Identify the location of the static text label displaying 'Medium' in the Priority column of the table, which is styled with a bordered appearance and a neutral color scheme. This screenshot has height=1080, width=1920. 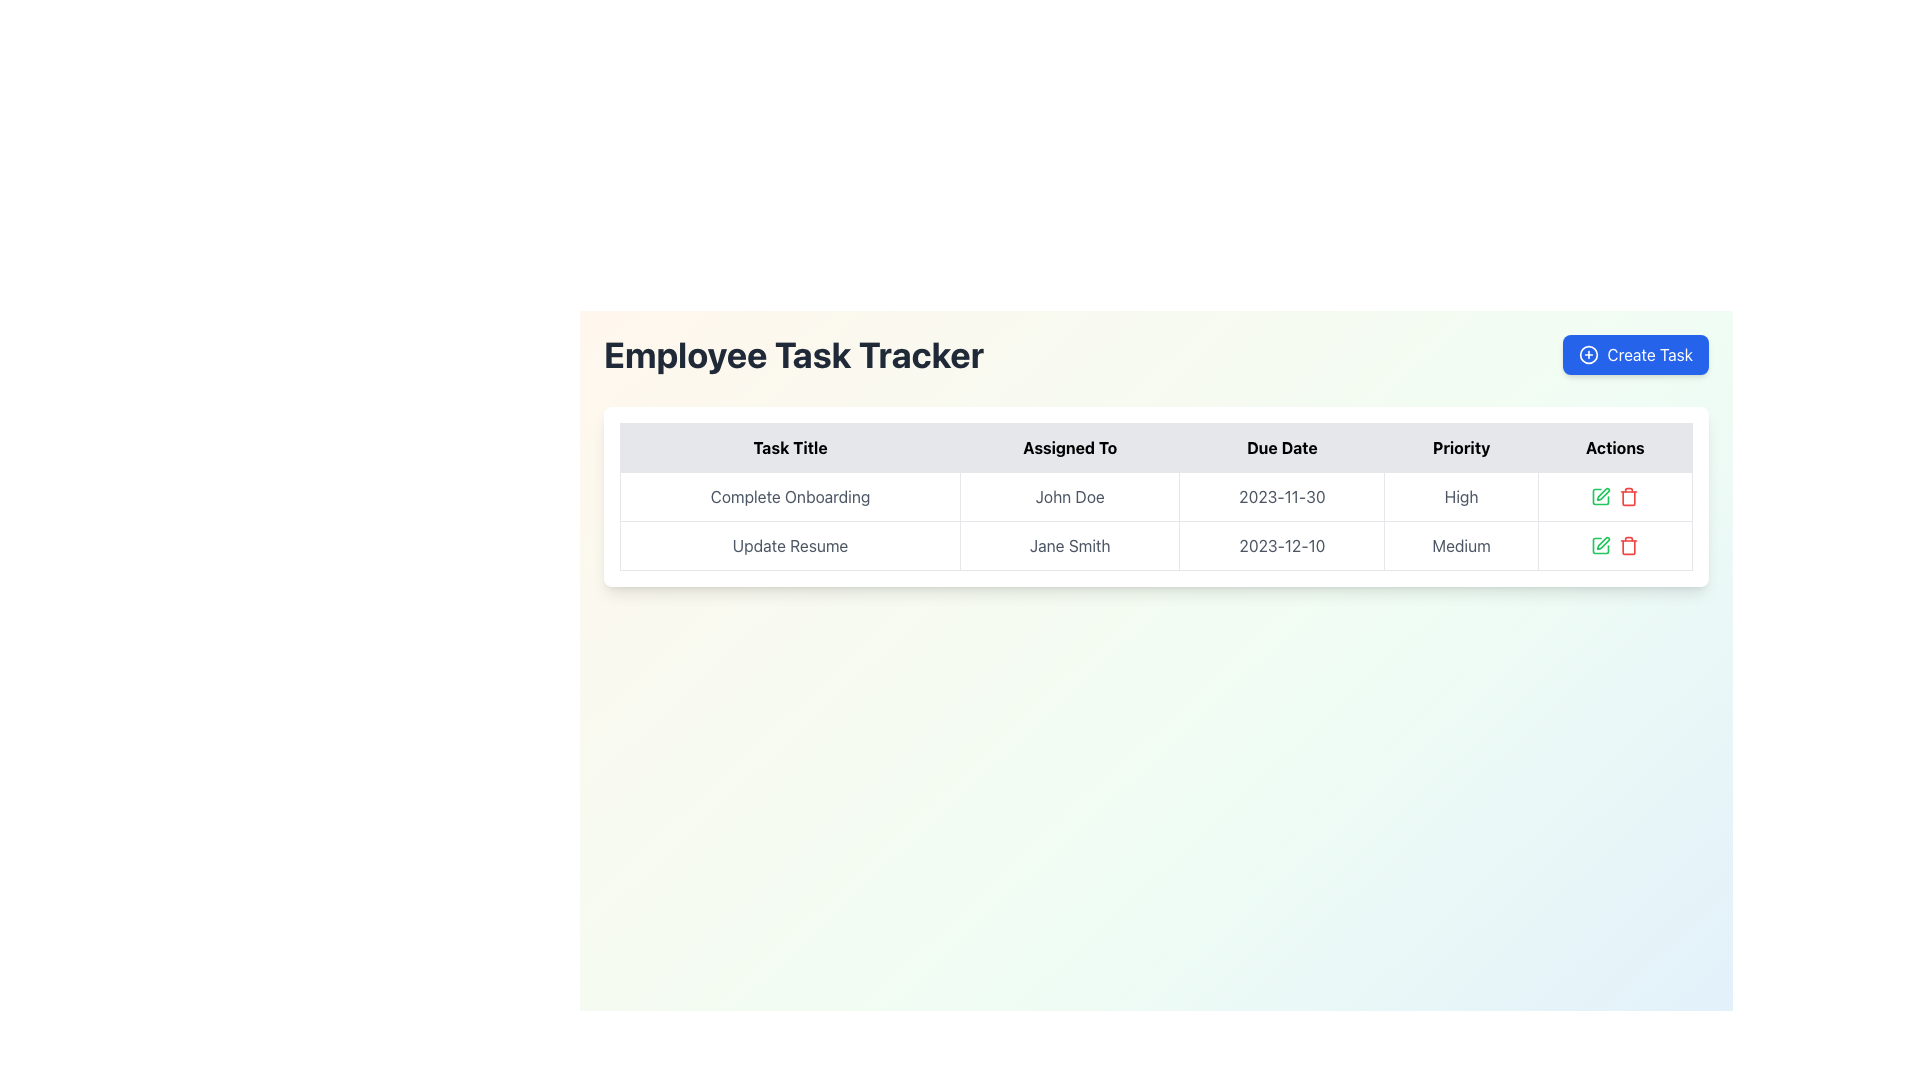
(1461, 546).